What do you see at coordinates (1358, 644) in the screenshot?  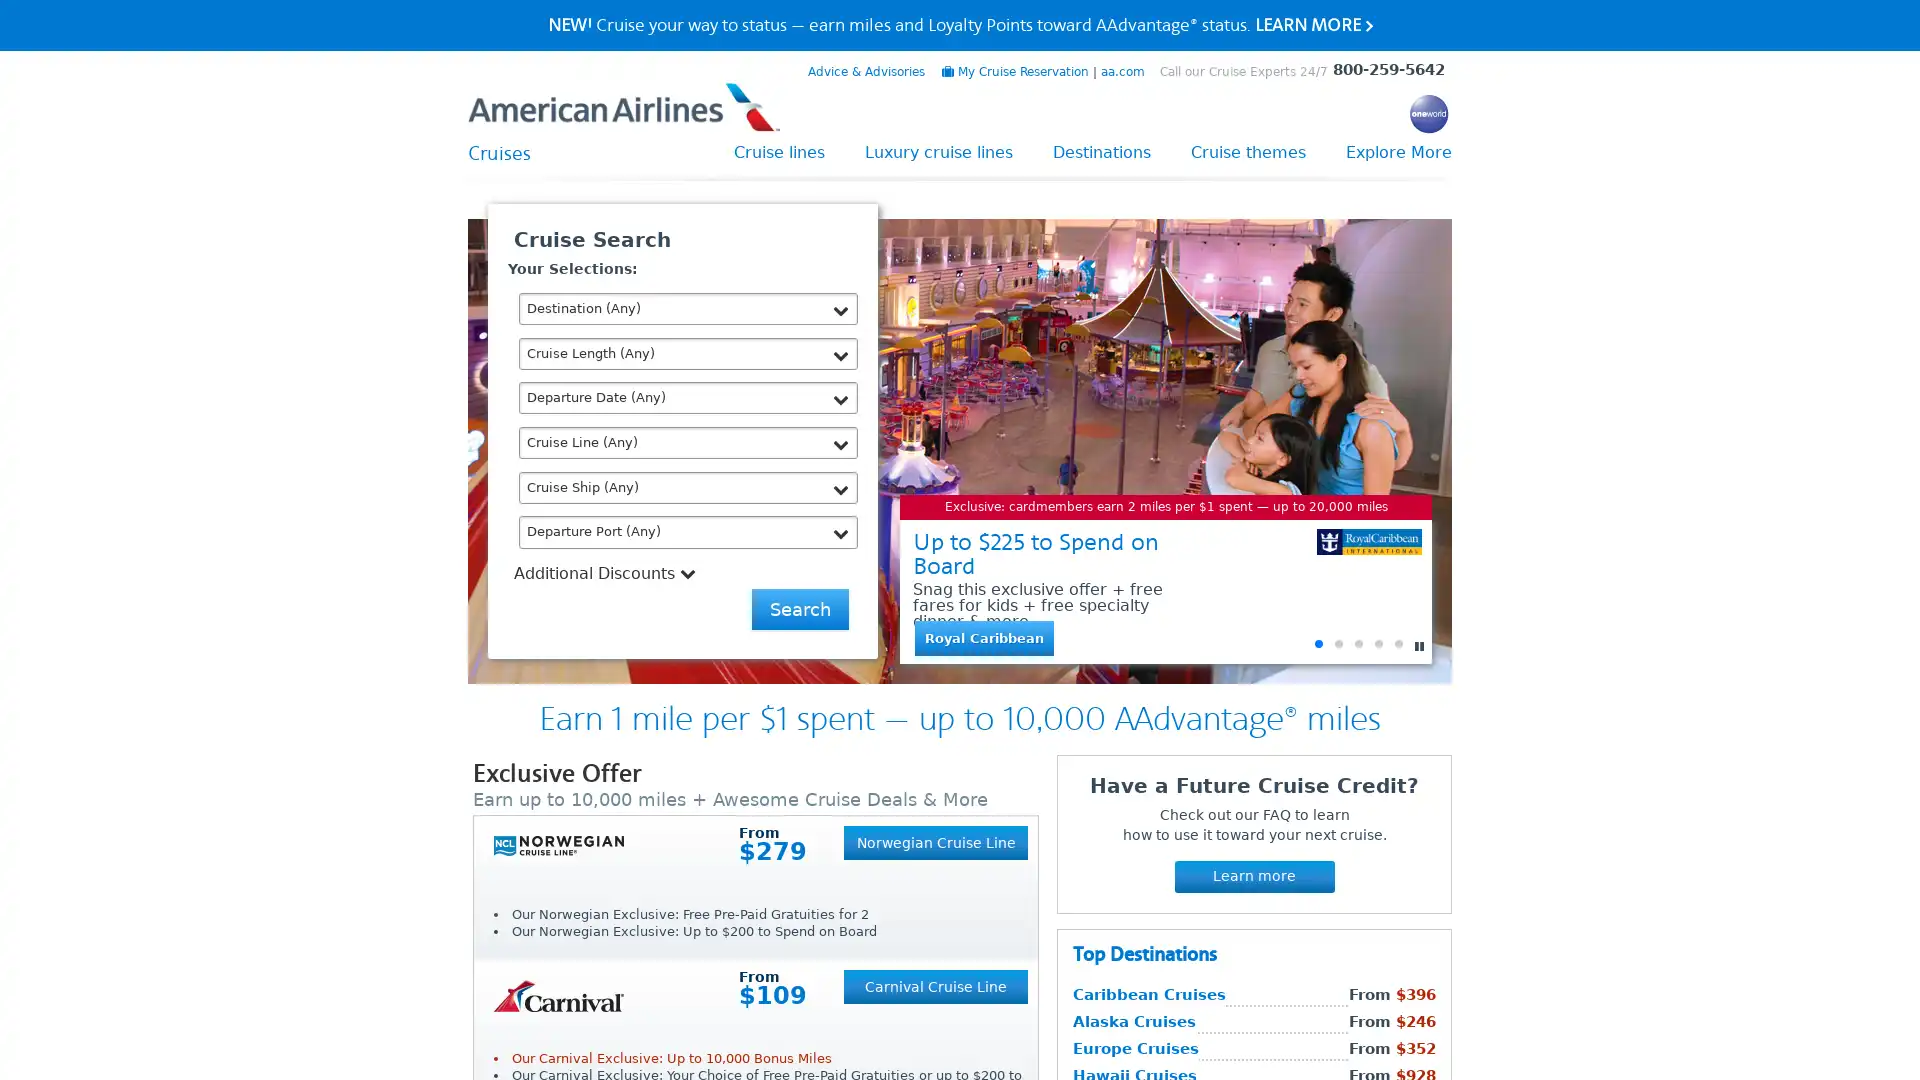 I see `Go to slide 3` at bounding box center [1358, 644].